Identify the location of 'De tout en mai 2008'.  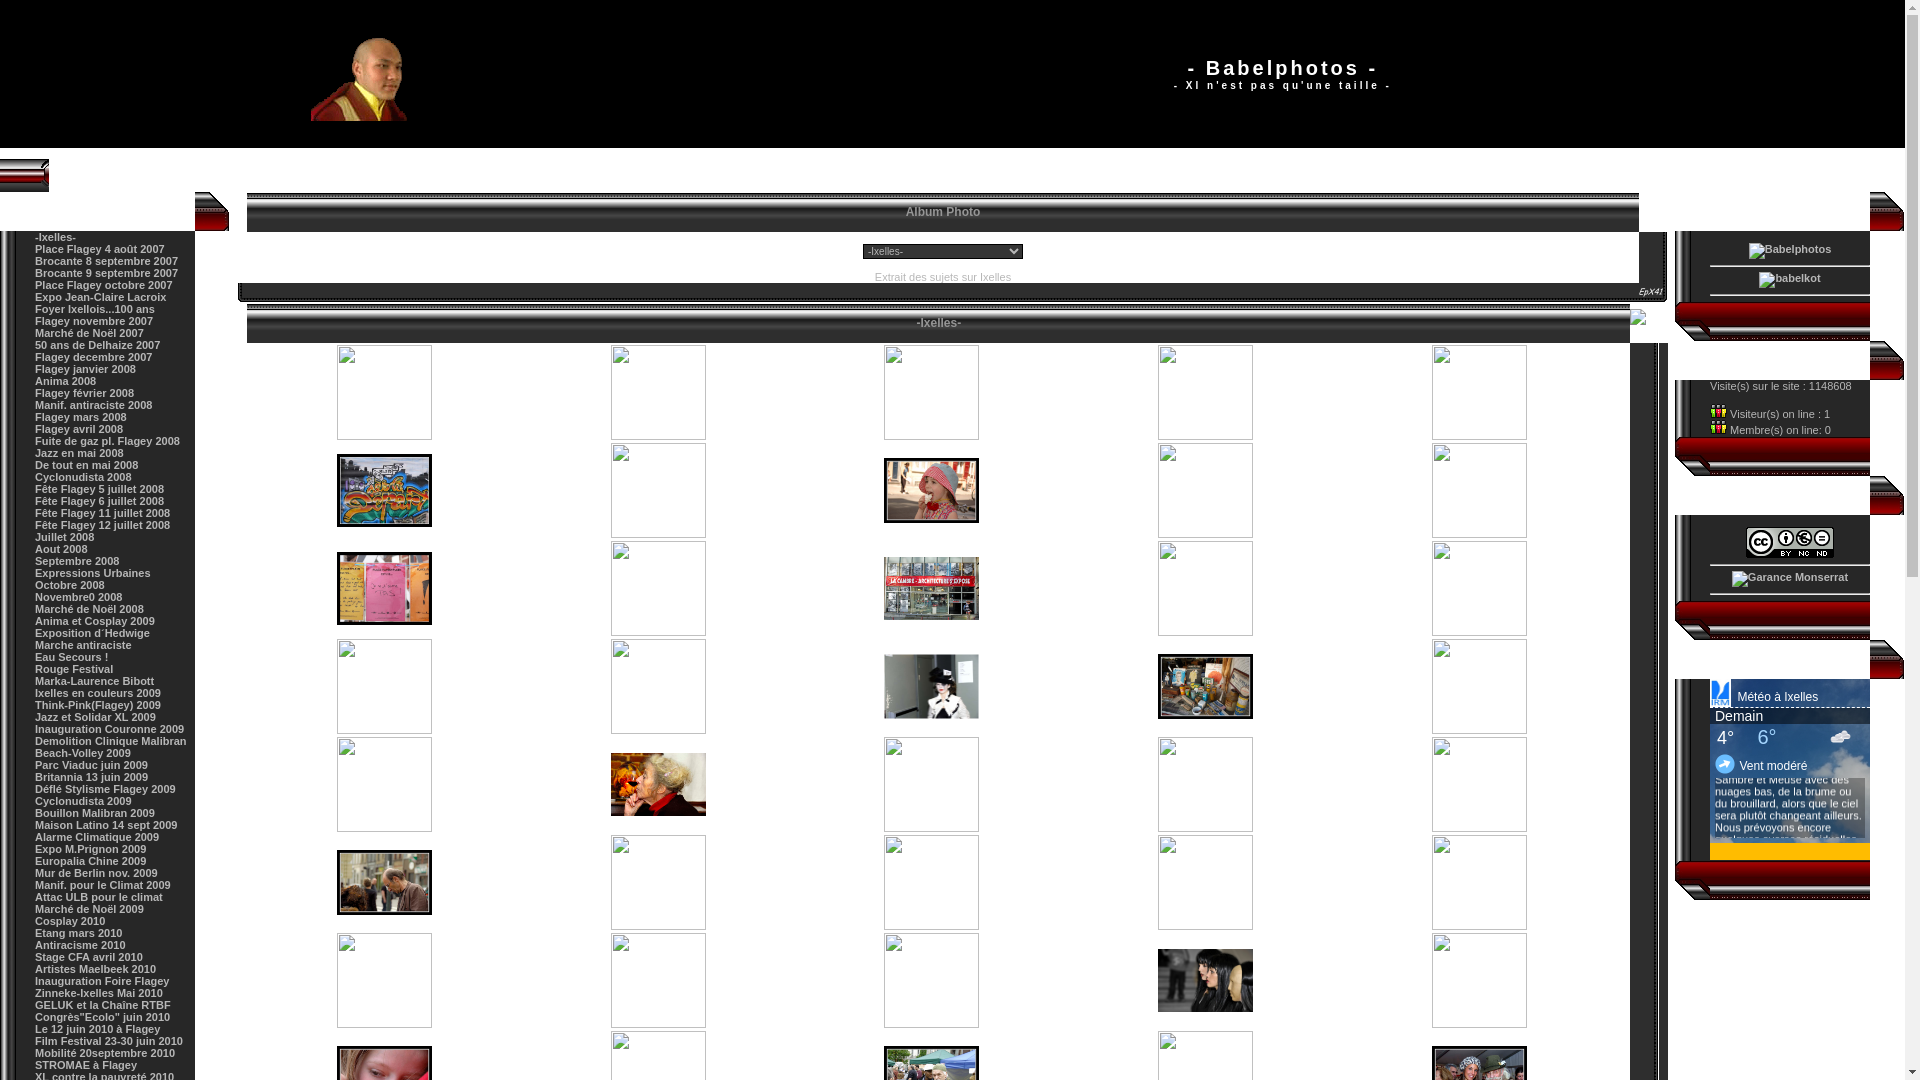
(34, 465).